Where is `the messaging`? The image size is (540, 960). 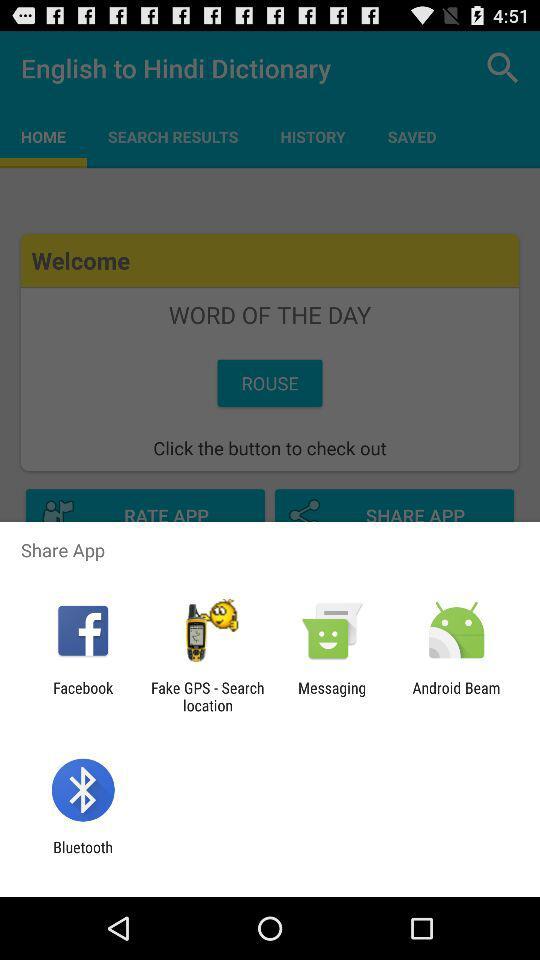 the messaging is located at coordinates (332, 696).